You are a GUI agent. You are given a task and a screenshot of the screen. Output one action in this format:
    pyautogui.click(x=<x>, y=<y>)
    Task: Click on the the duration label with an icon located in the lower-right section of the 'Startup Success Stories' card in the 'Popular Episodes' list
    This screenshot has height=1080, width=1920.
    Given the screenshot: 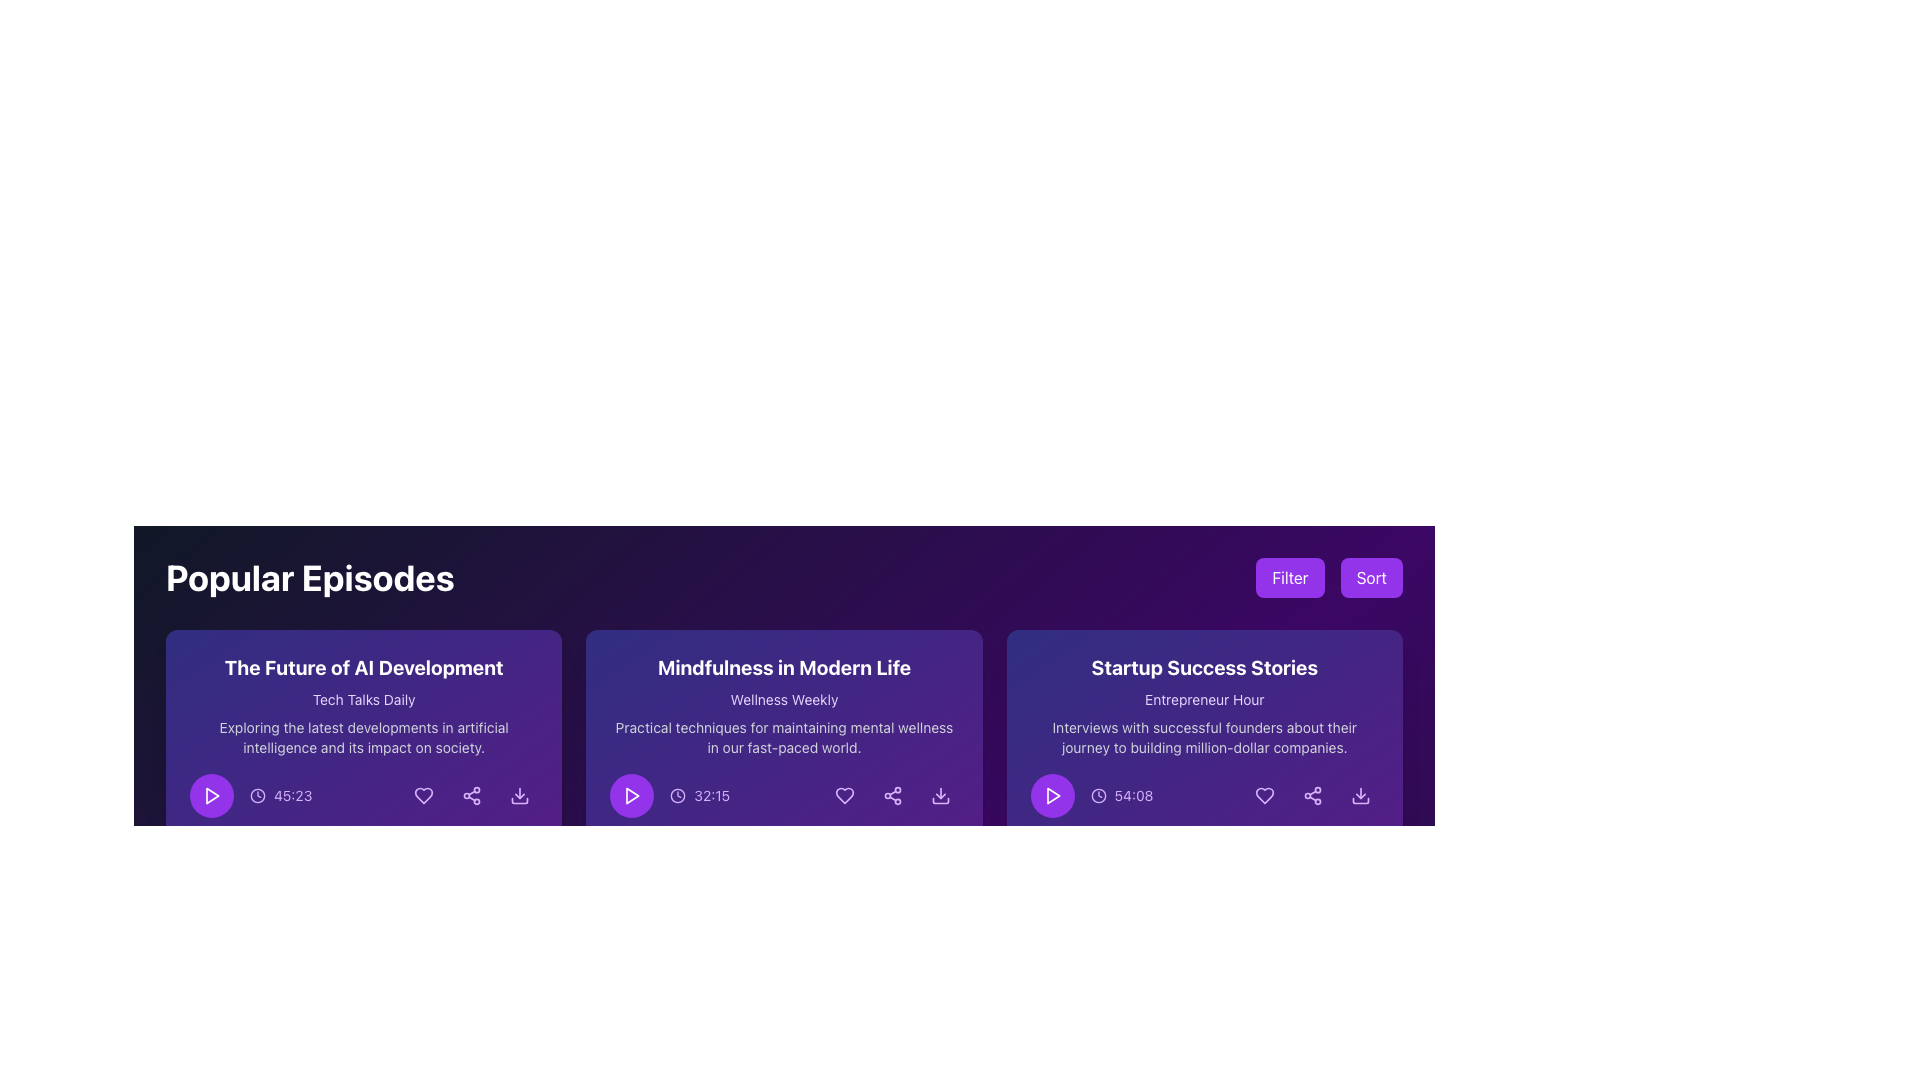 What is the action you would take?
    pyautogui.click(x=1122, y=794)
    